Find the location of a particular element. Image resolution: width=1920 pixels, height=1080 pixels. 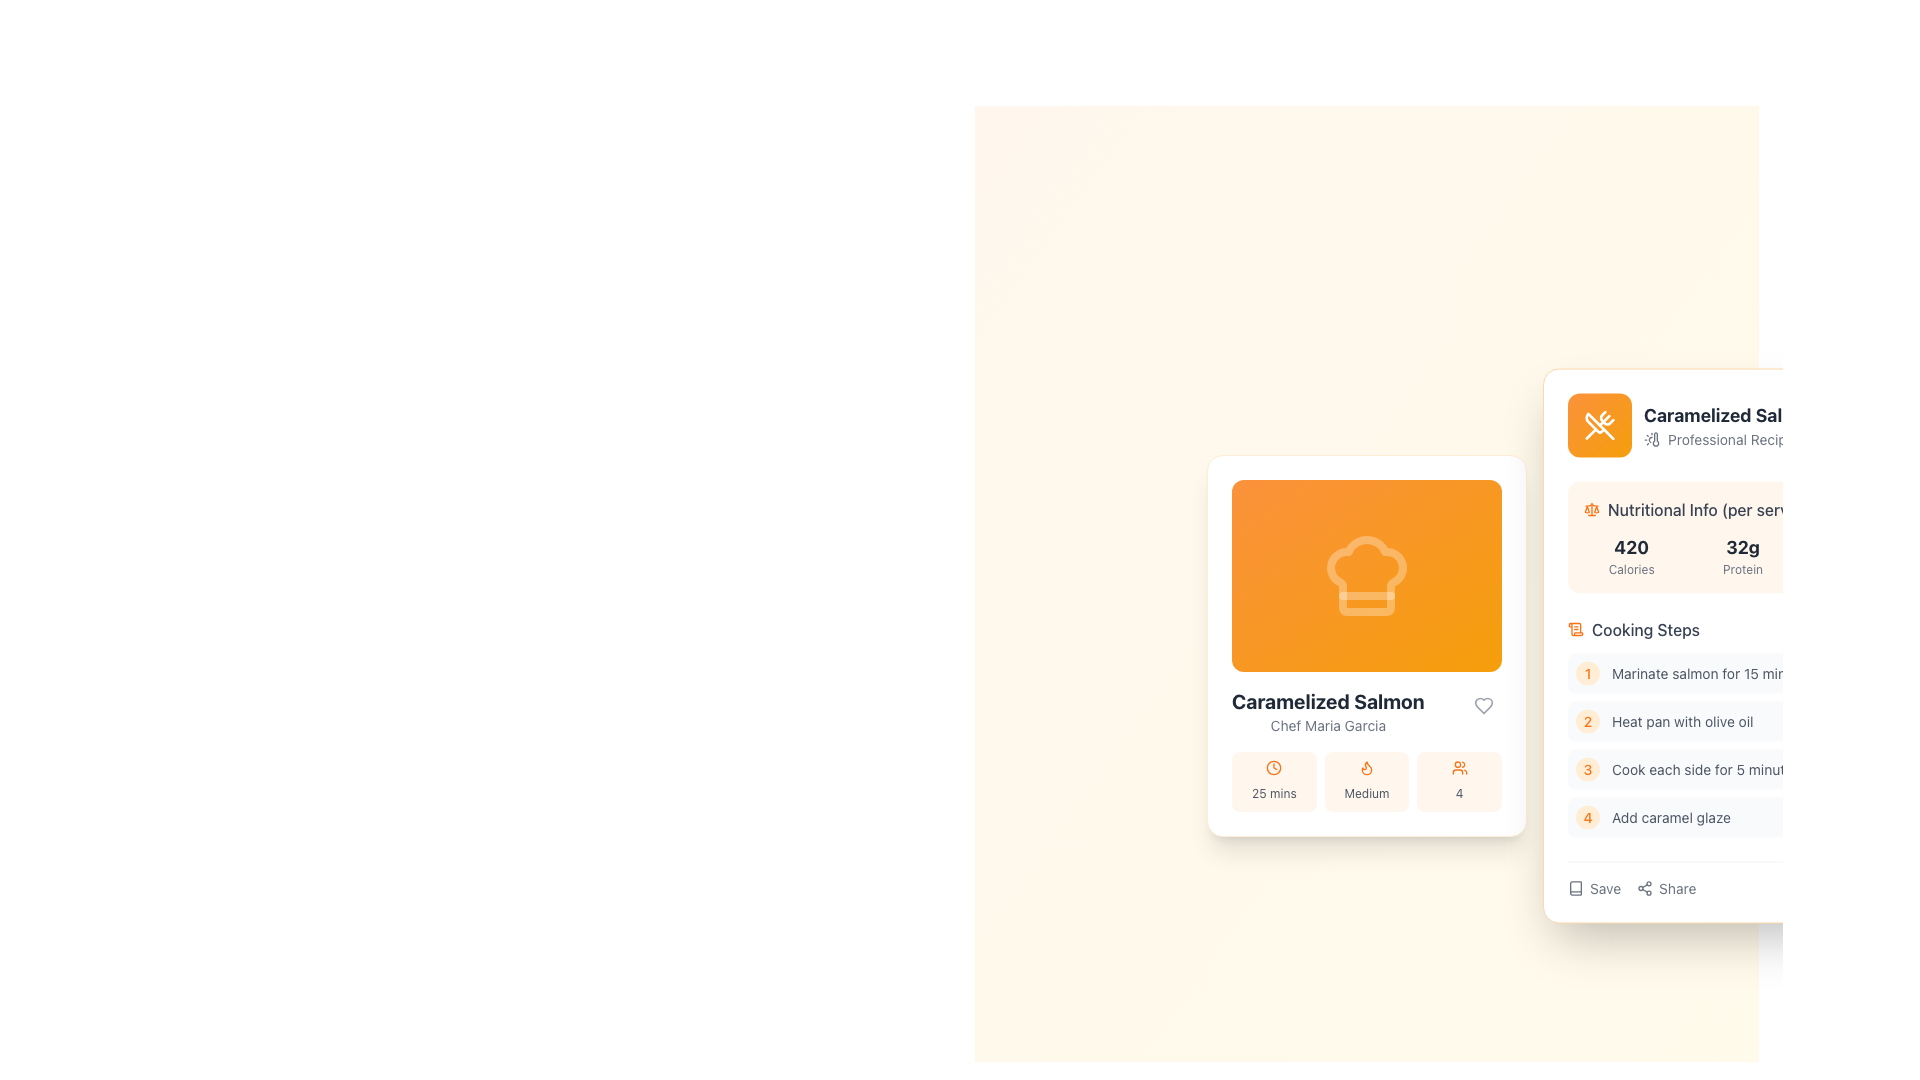

the square-shaped graphical component with a gradient orange background and a crossed fork and knife icon at the center to associate it with the displayed recipe 'Caramelized Salmon' is located at coordinates (1598, 423).